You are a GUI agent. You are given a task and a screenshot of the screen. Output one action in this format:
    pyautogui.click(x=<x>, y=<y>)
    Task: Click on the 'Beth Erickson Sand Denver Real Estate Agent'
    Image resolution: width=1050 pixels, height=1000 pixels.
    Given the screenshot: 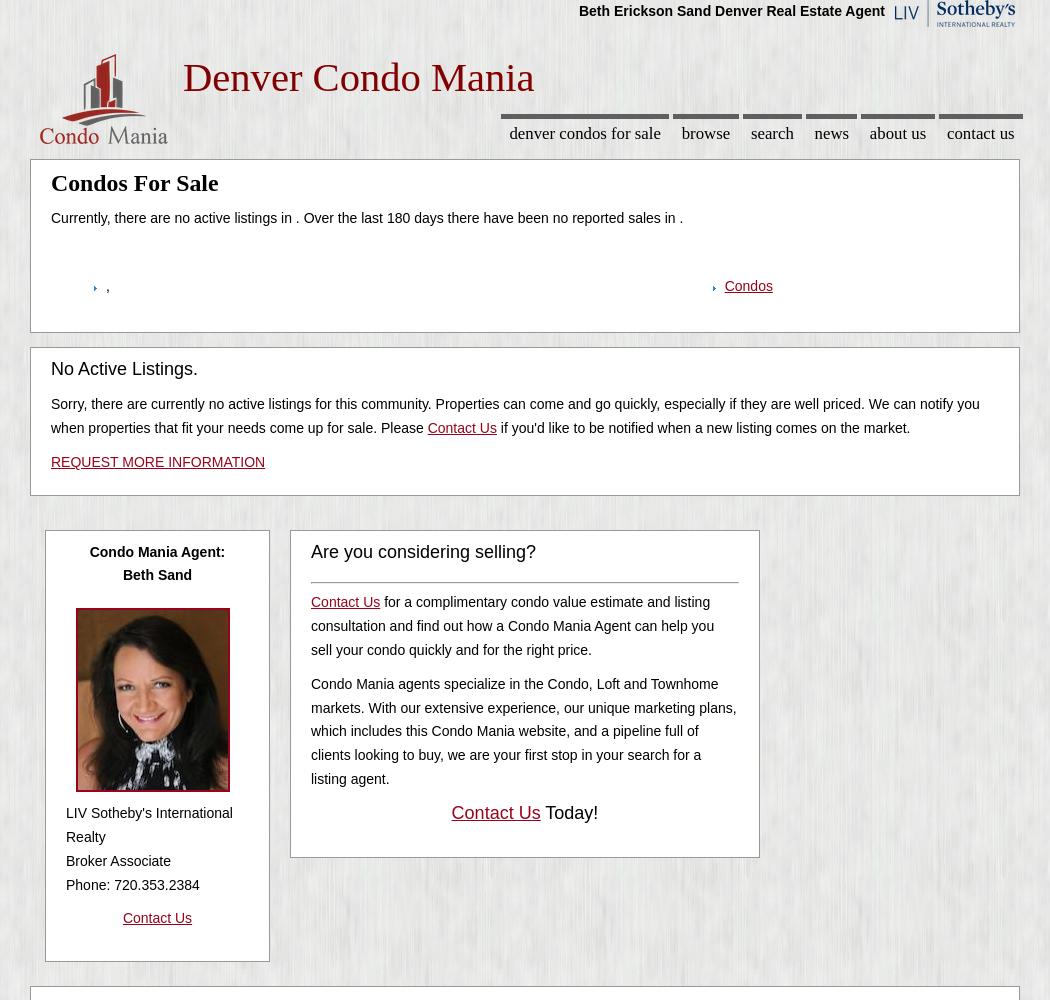 What is the action you would take?
    pyautogui.click(x=577, y=11)
    